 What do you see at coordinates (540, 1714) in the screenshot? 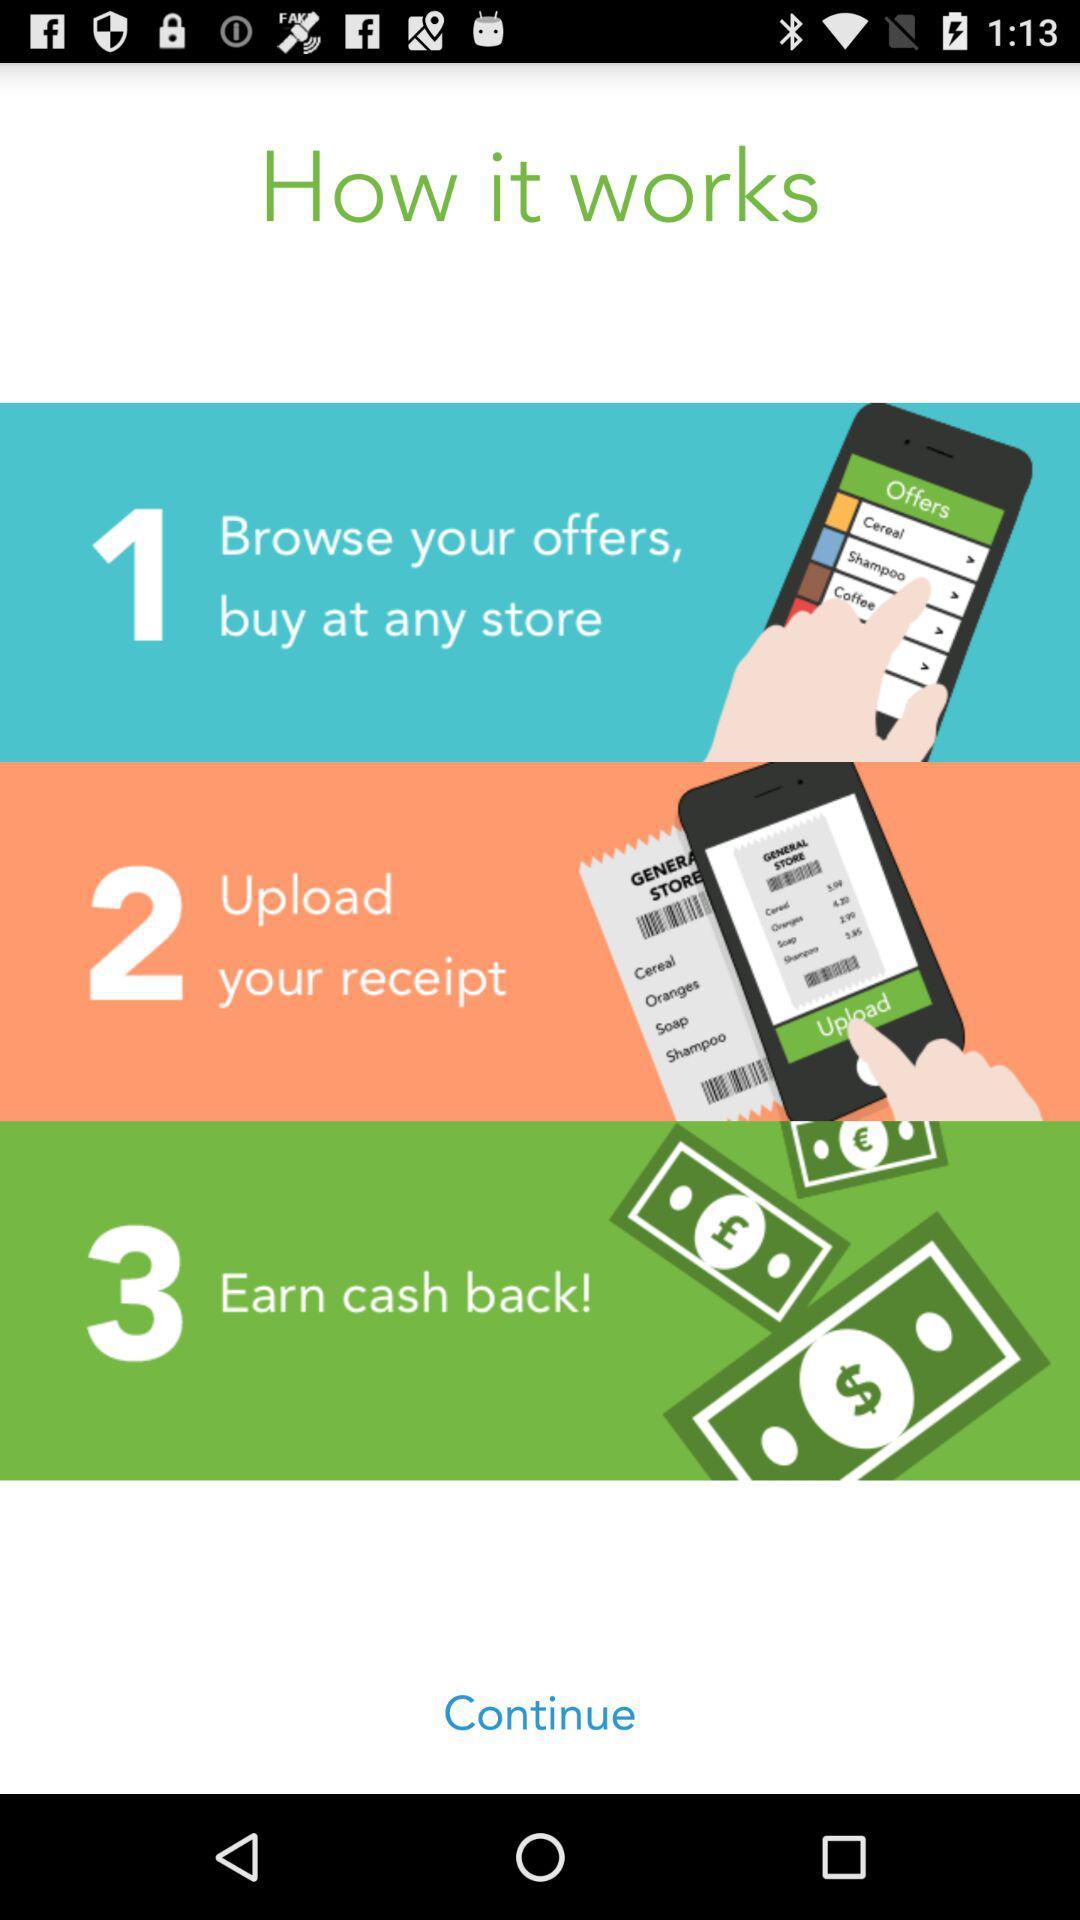
I see `the continue` at bounding box center [540, 1714].